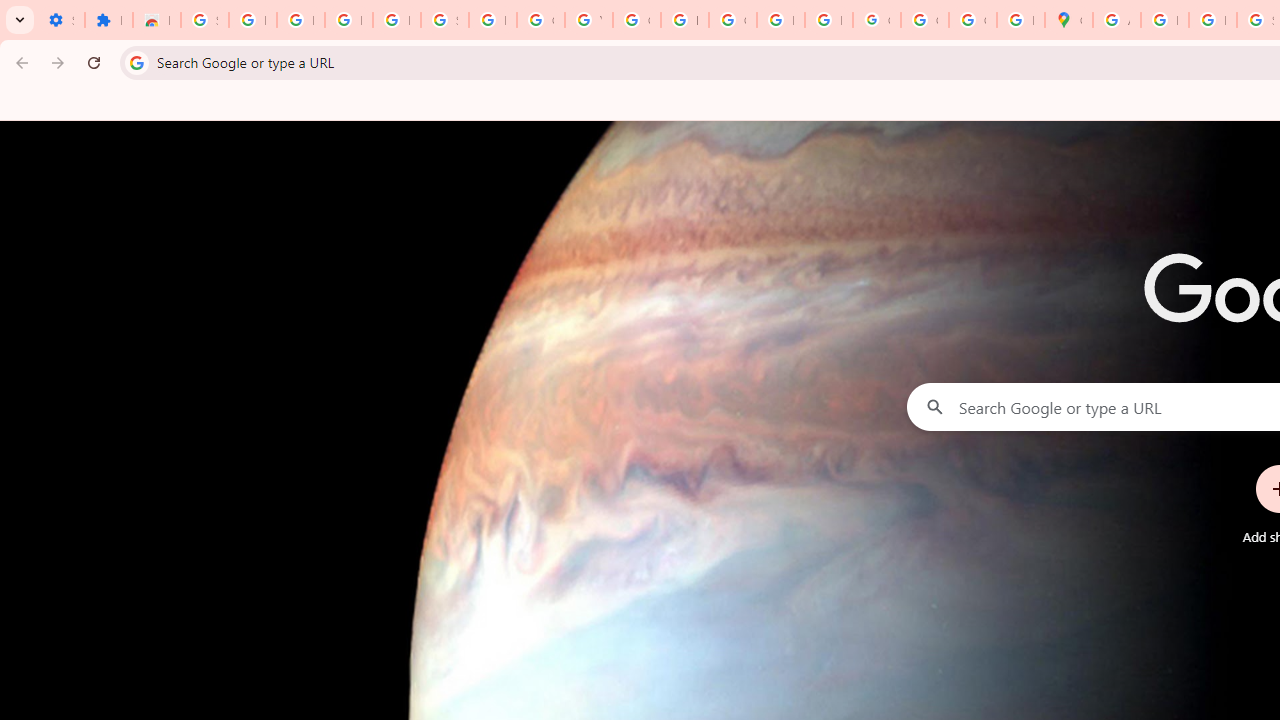 The image size is (1280, 720). I want to click on 'Settings - On startup', so click(60, 20).